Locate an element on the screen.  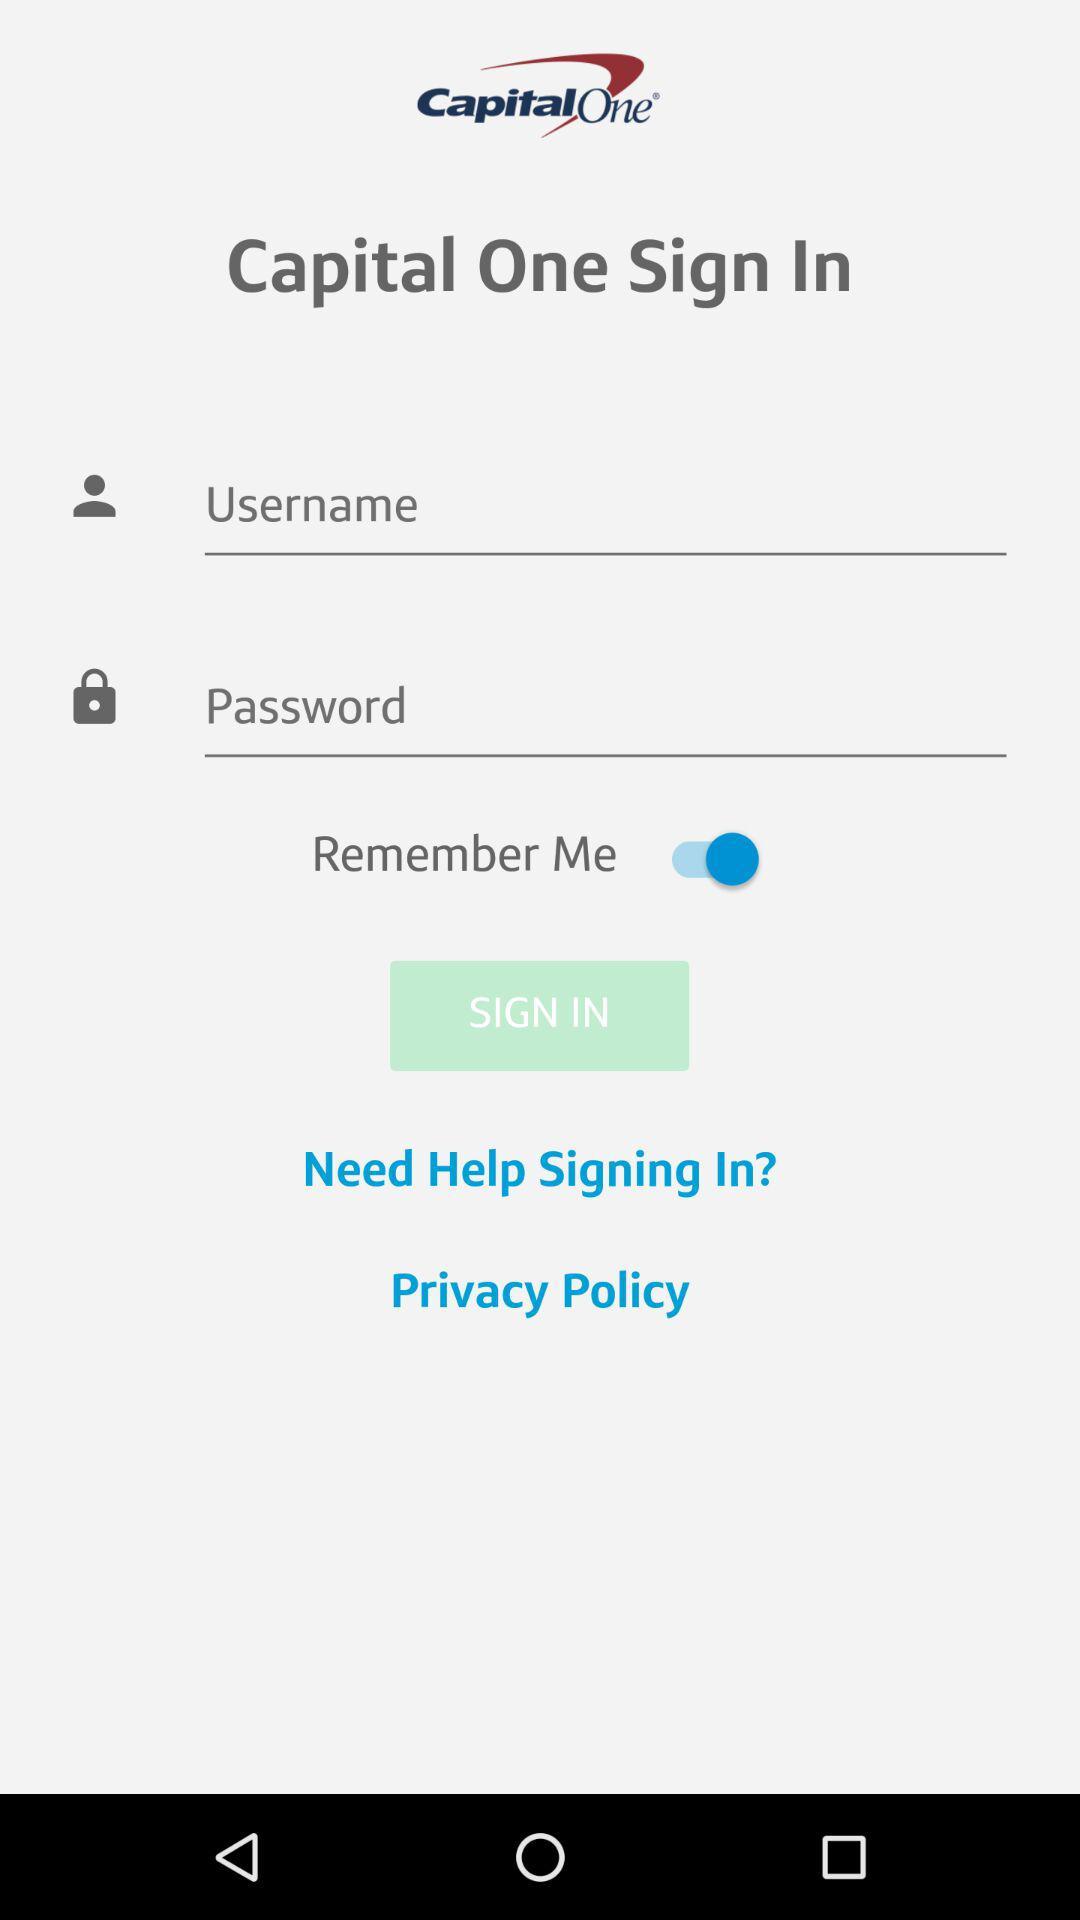
need help signing icon is located at coordinates (540, 1173).